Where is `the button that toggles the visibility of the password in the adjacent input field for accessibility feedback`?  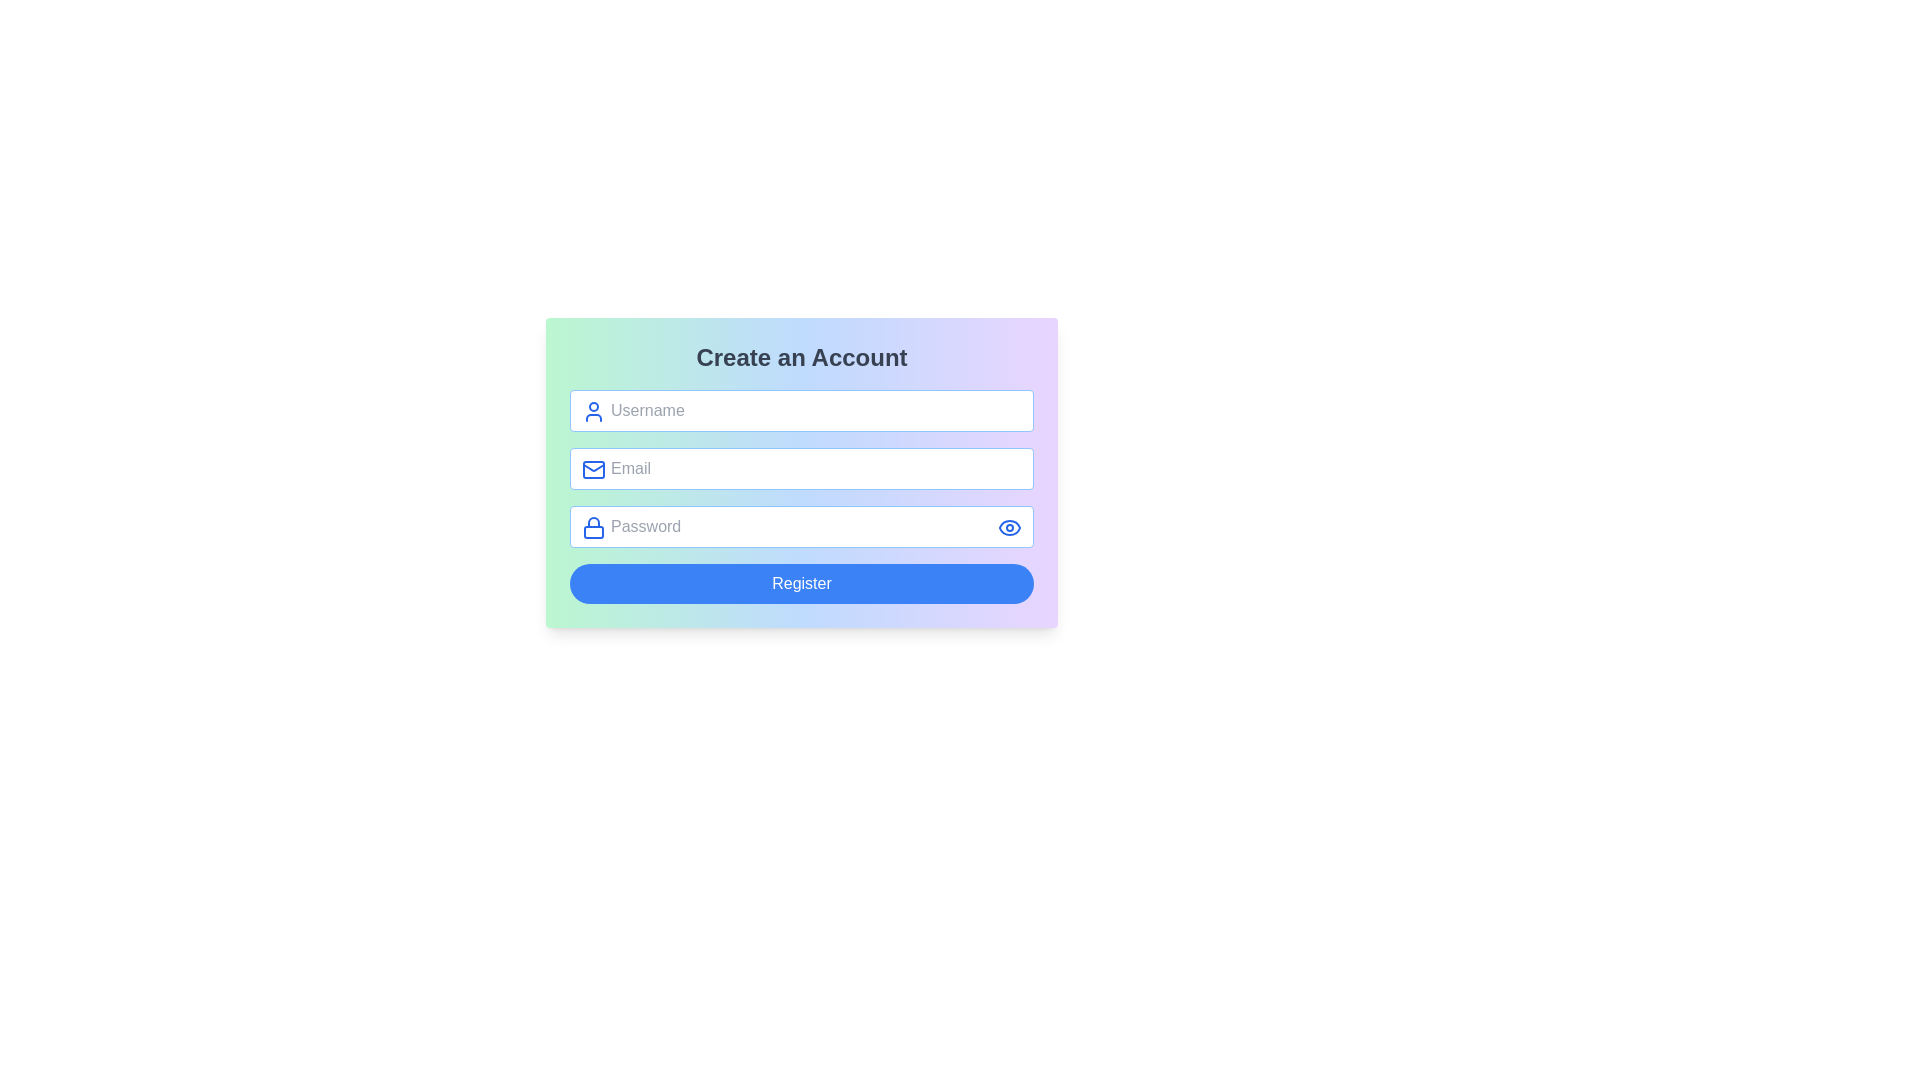 the button that toggles the visibility of the password in the adjacent input field for accessibility feedback is located at coordinates (1009, 527).